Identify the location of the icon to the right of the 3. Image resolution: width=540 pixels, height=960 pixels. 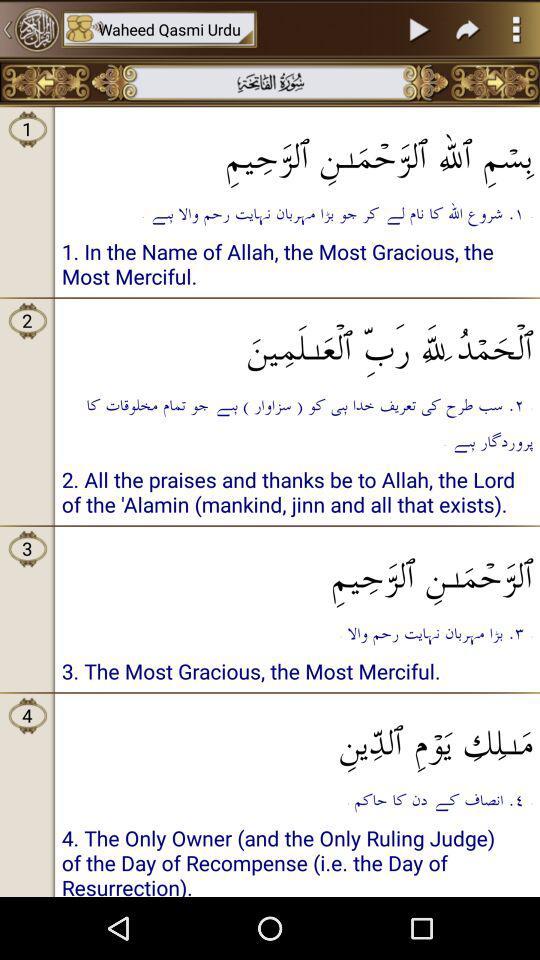
(296, 494).